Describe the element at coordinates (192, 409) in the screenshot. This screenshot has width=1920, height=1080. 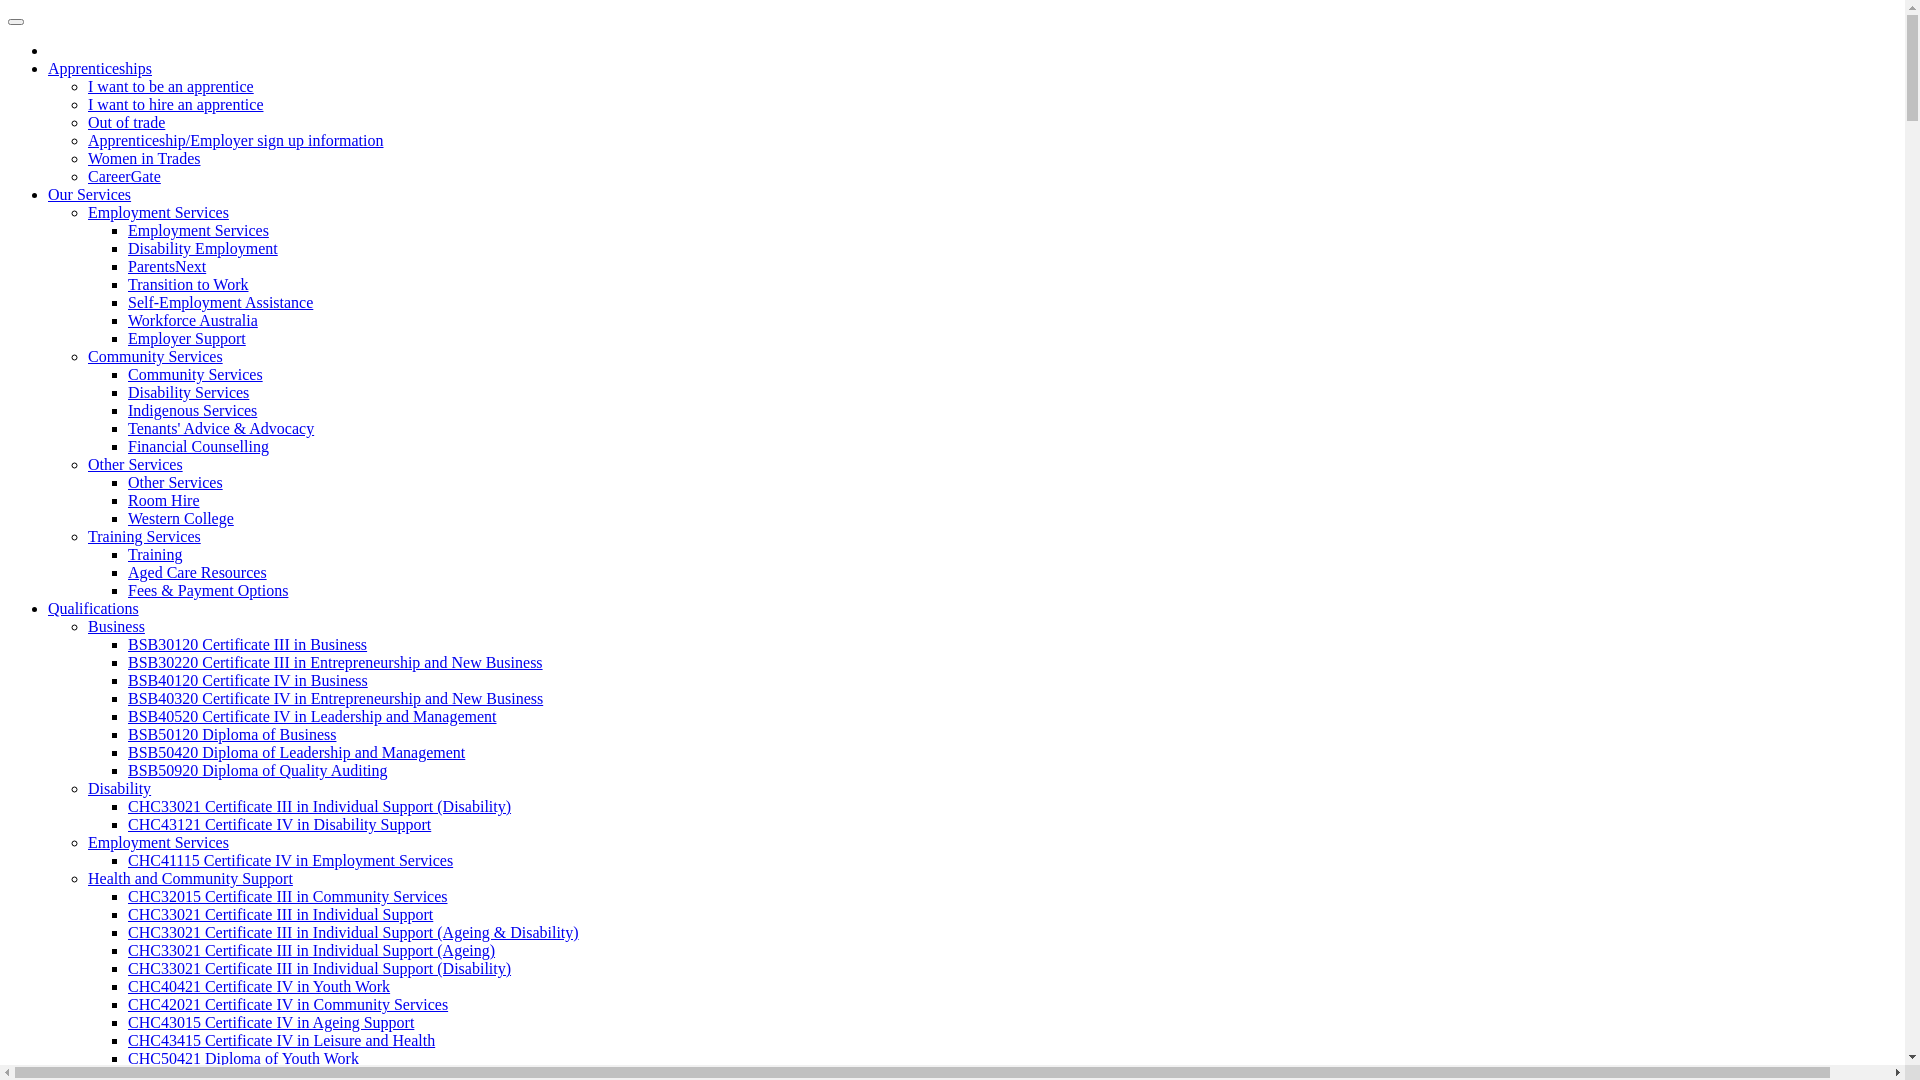
I see `'Indigenous Services'` at that location.